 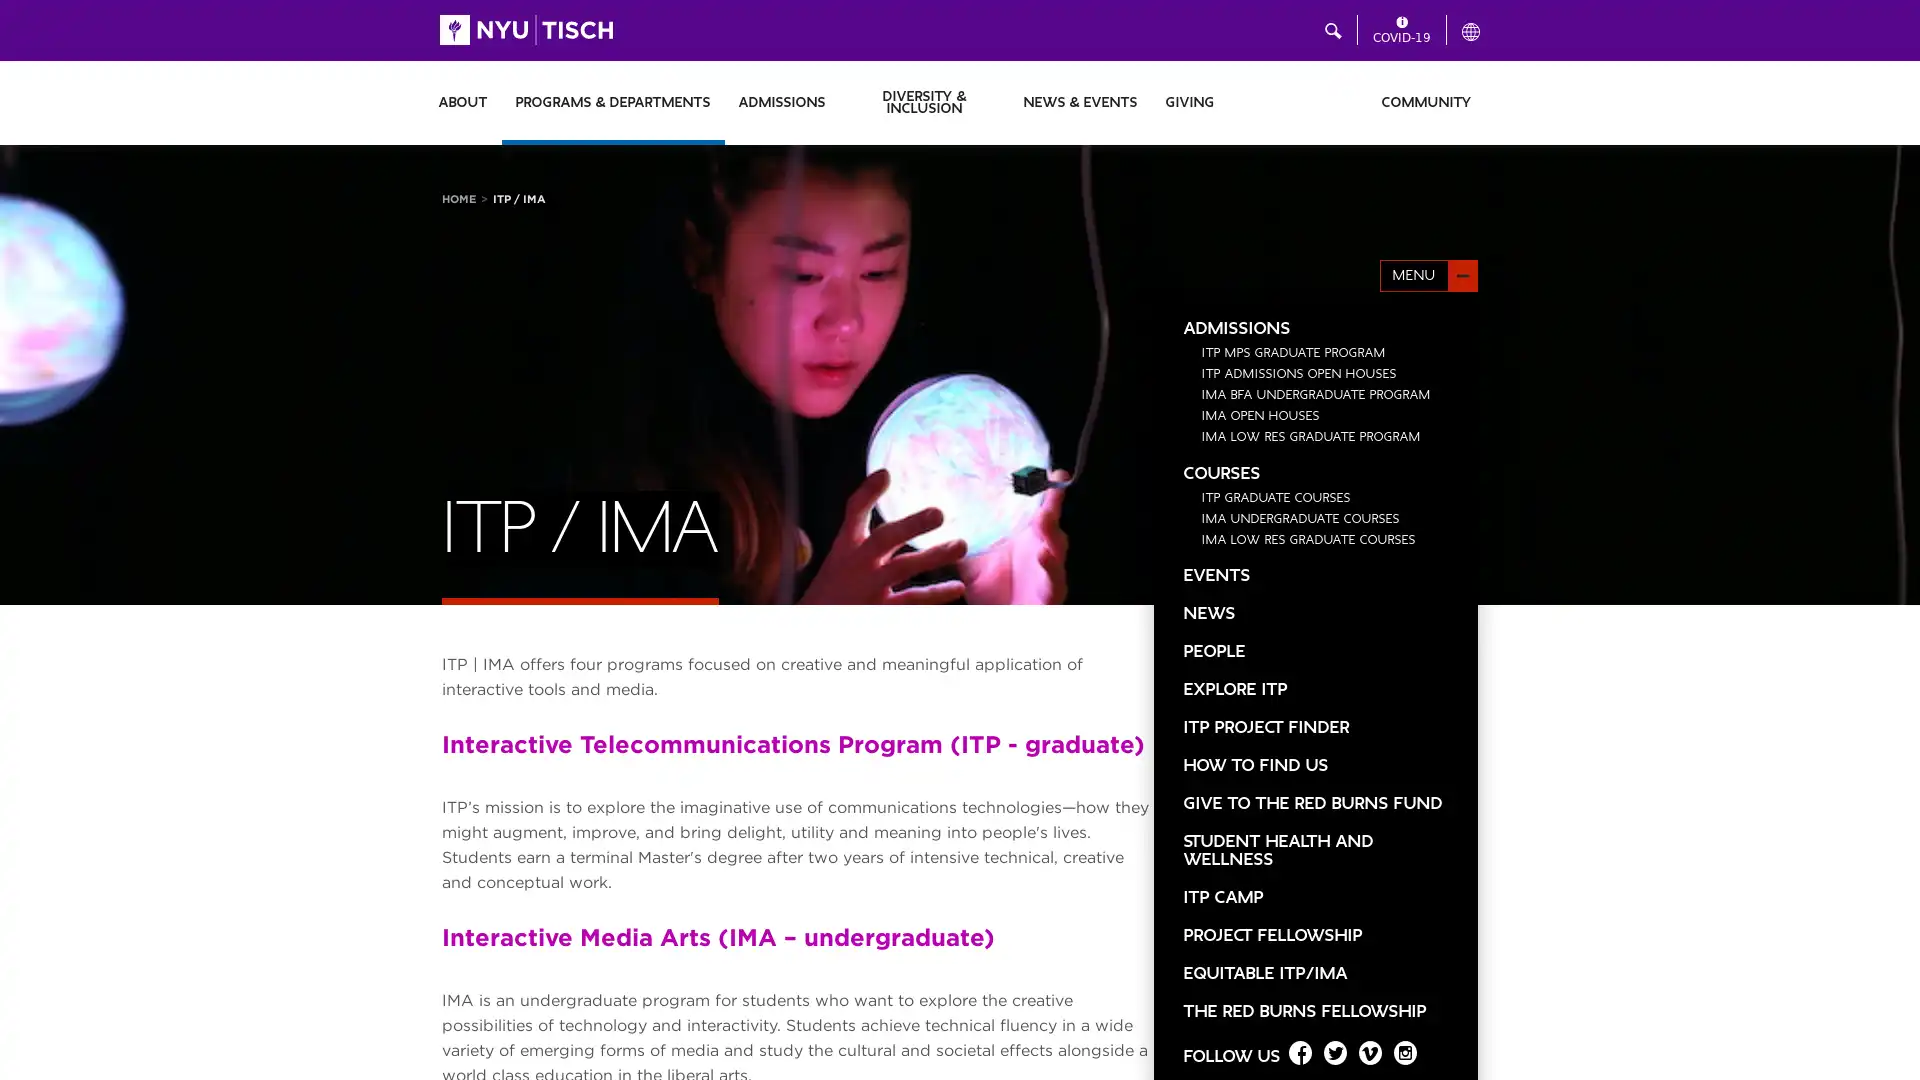 I want to click on Search, so click(x=1226, y=30).